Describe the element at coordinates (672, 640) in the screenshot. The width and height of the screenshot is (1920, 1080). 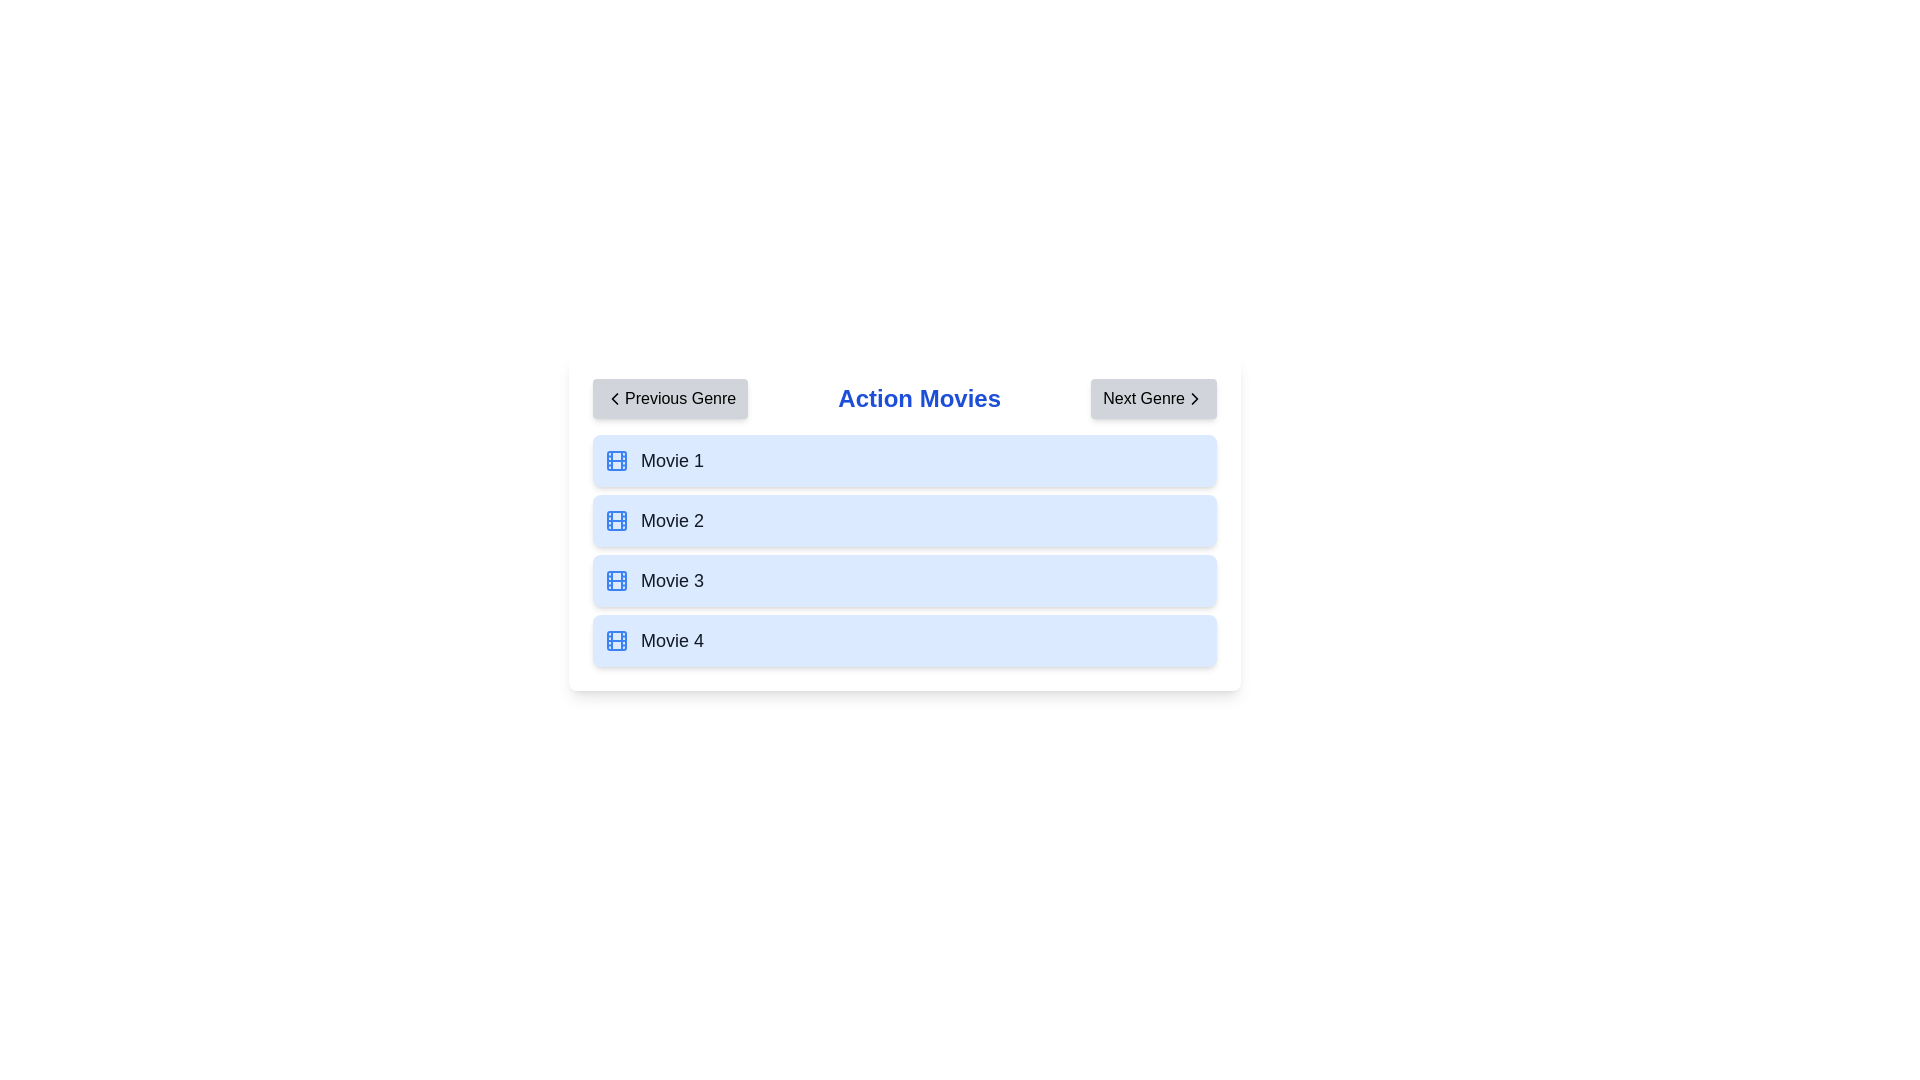
I see `the text label displaying the title of the fourth movie in the 'Action Movies' list, located to the right of the blue movie icon` at that location.